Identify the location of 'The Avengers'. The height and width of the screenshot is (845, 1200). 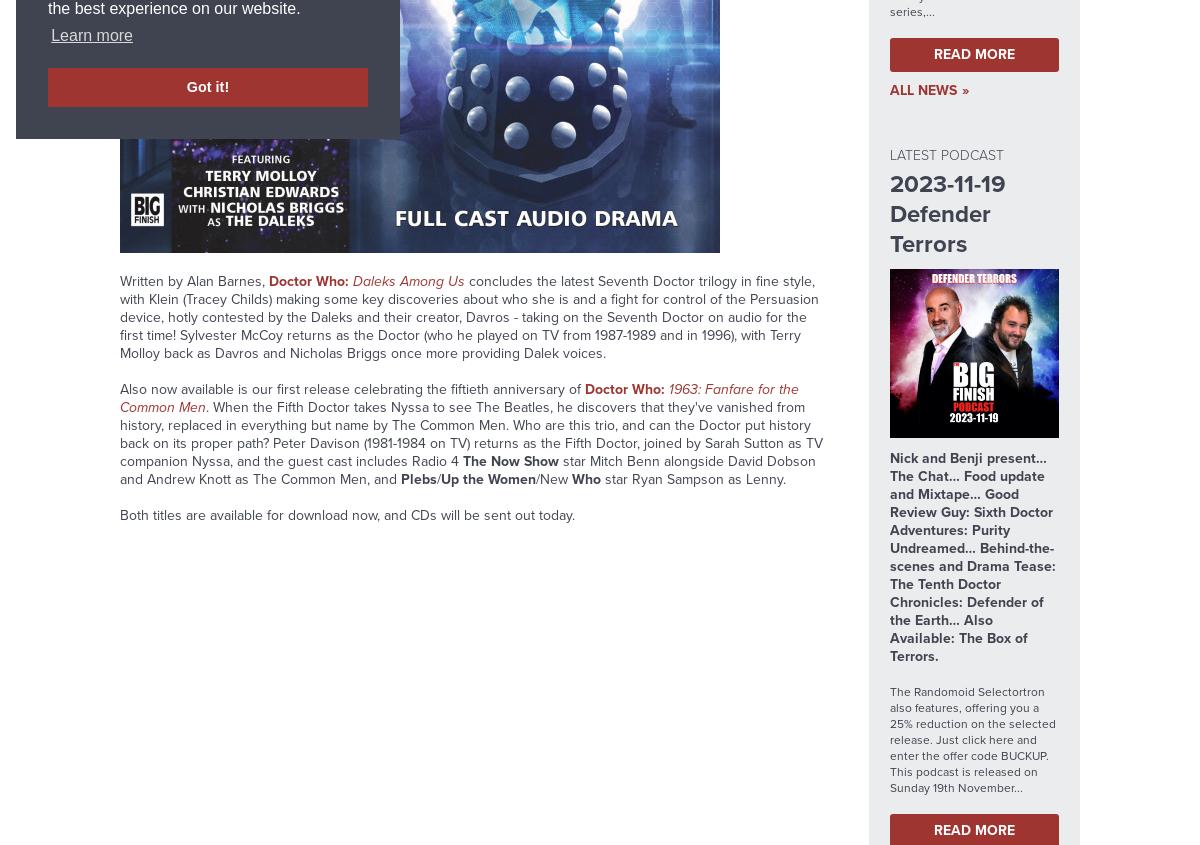
(410, 53).